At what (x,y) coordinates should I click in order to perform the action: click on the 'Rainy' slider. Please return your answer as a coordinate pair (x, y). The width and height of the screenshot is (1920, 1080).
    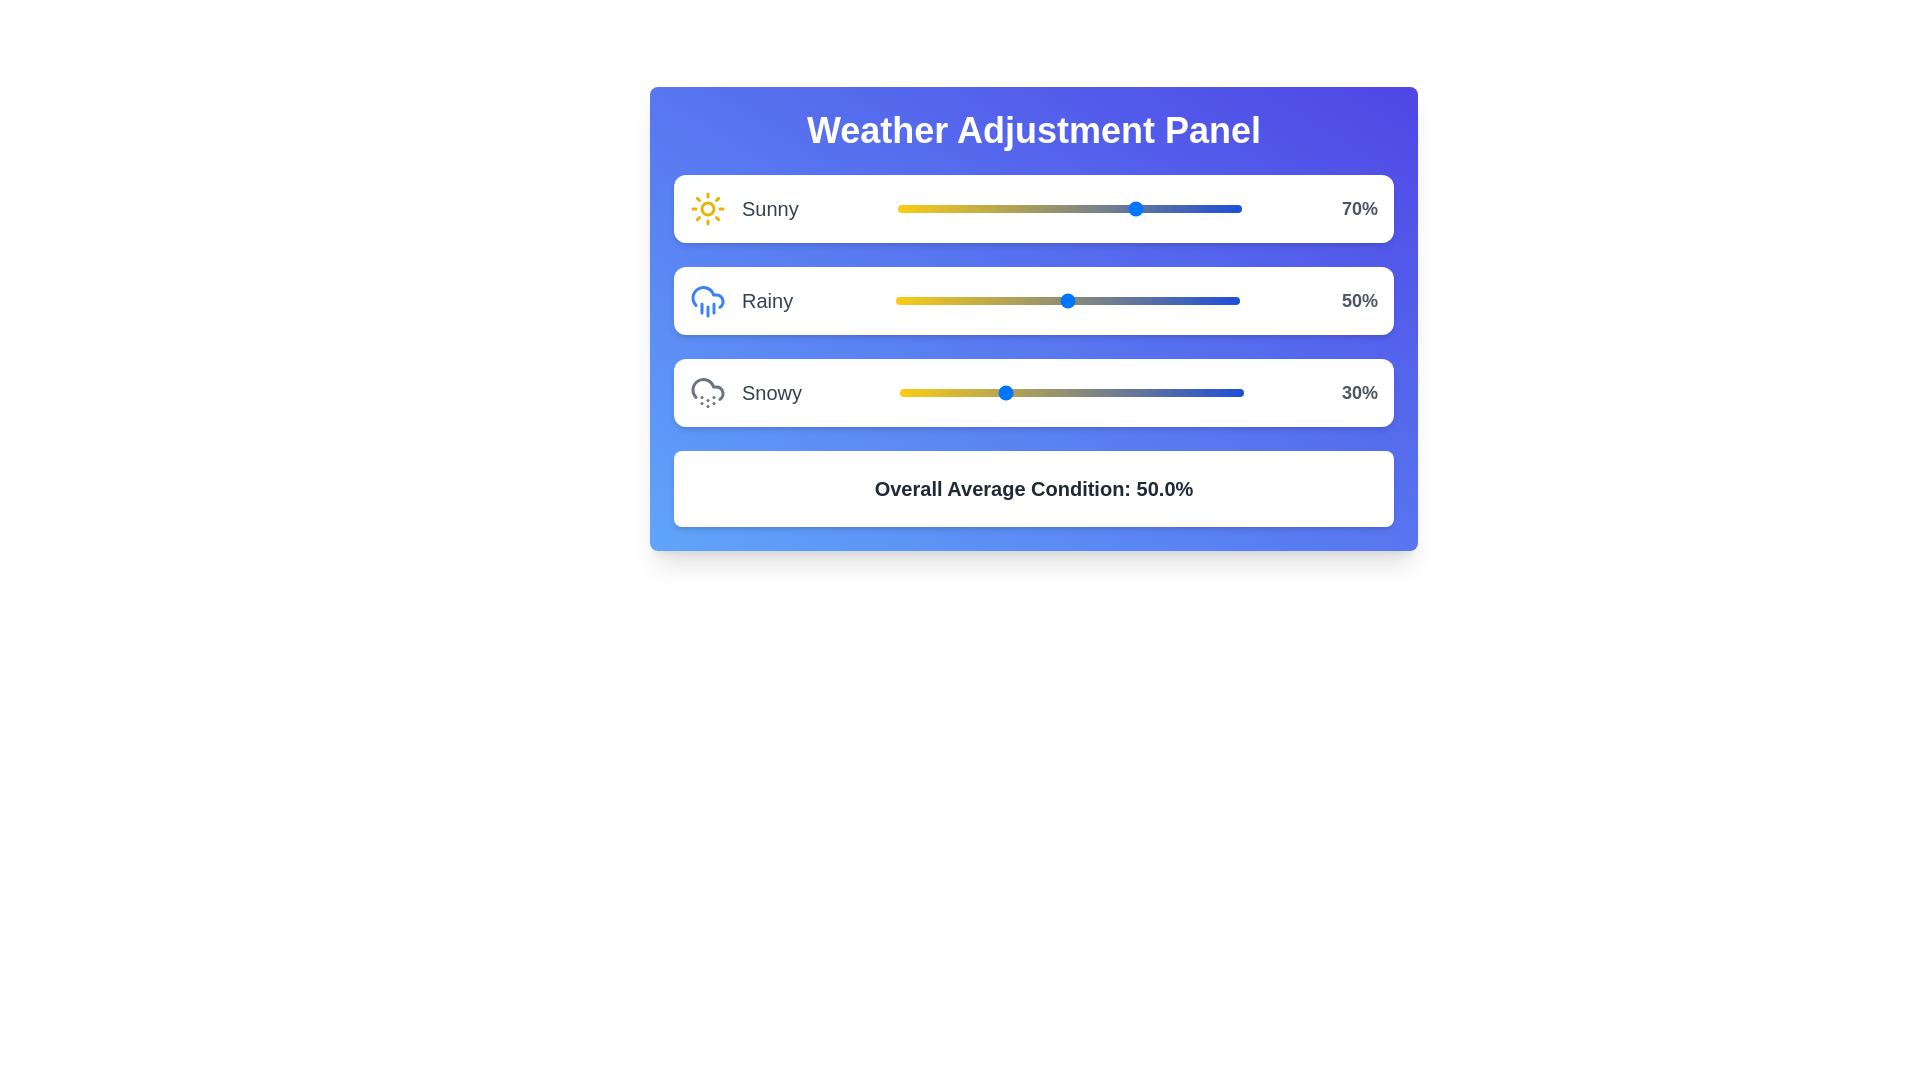
    Looking at the image, I should click on (1069, 300).